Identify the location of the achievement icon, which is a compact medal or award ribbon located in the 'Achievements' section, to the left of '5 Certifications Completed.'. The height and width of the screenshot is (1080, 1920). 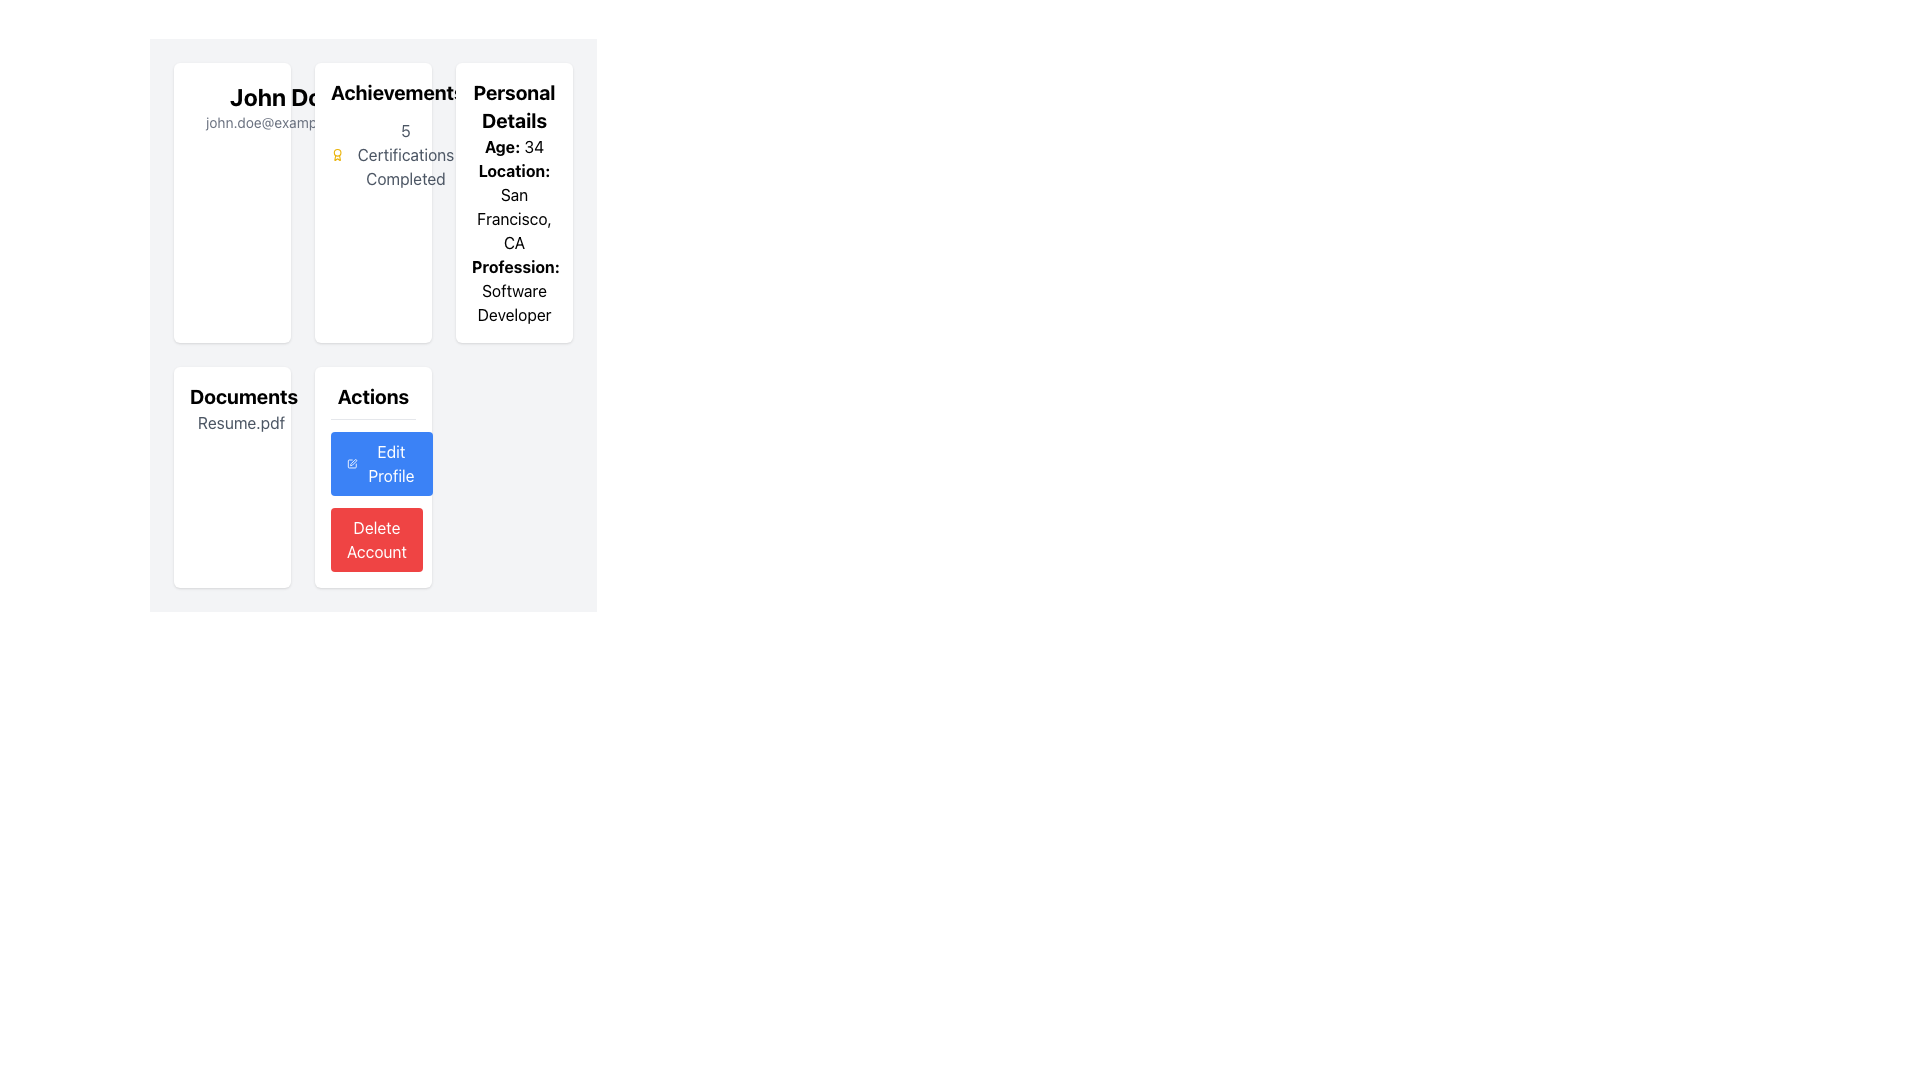
(337, 153).